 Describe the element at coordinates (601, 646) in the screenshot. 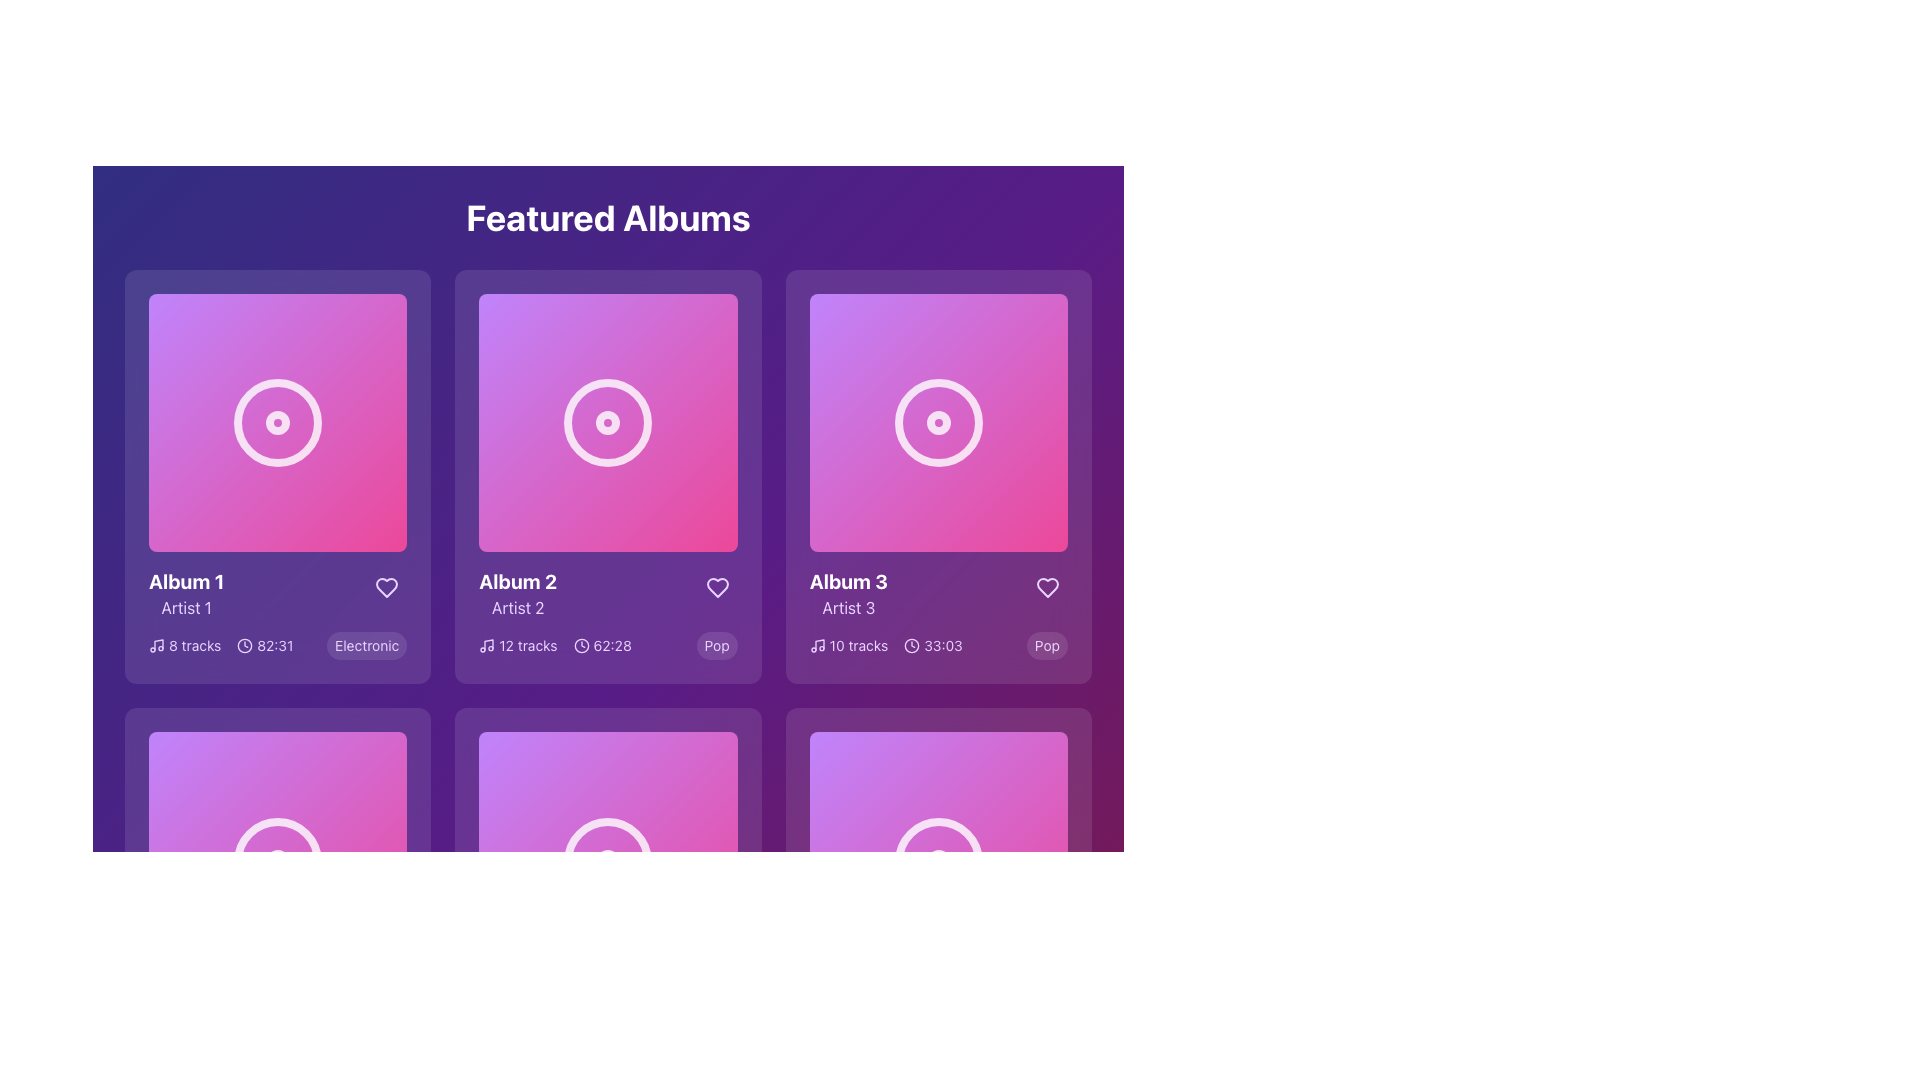

I see `the static display label showing the text '62:28' with a clock icon, located in the bottom left of the 'Album 2' card in the grid layout` at that location.